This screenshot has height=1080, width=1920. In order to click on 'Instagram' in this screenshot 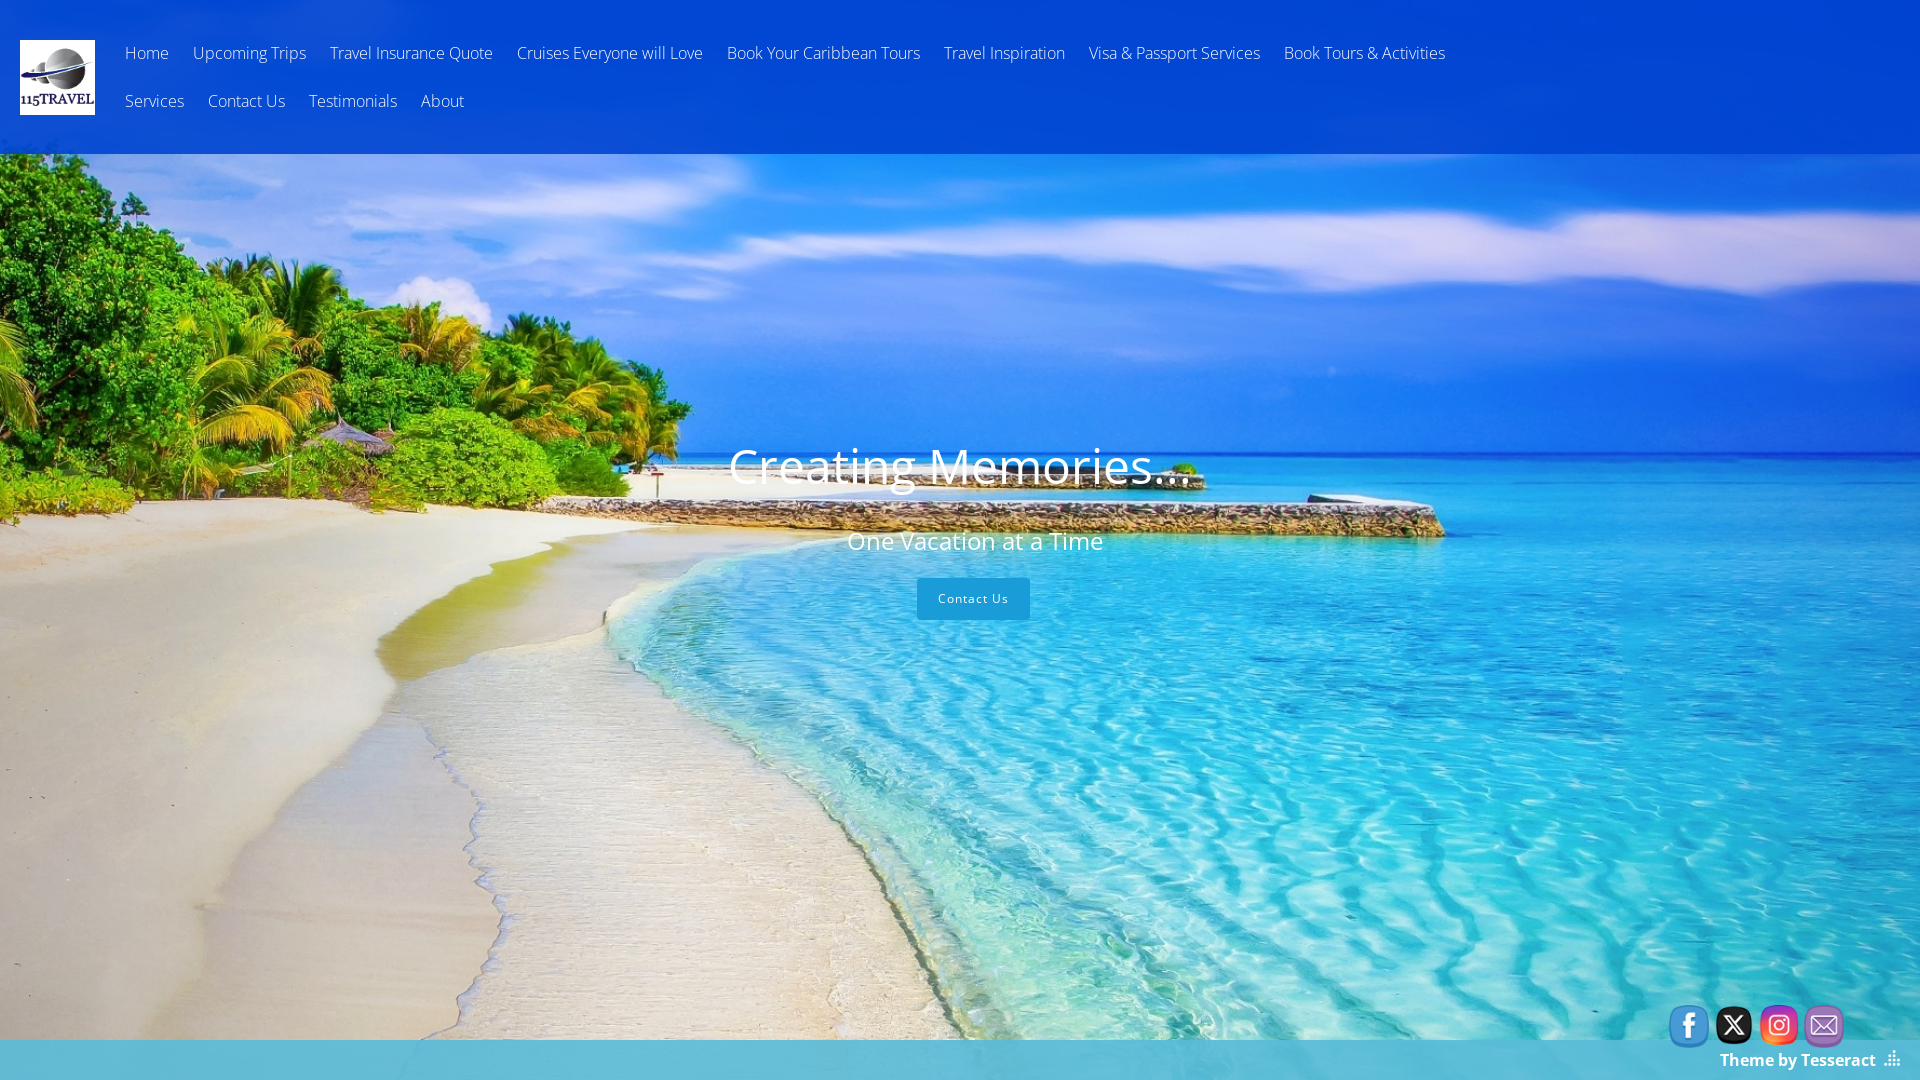, I will do `click(1779, 1025)`.